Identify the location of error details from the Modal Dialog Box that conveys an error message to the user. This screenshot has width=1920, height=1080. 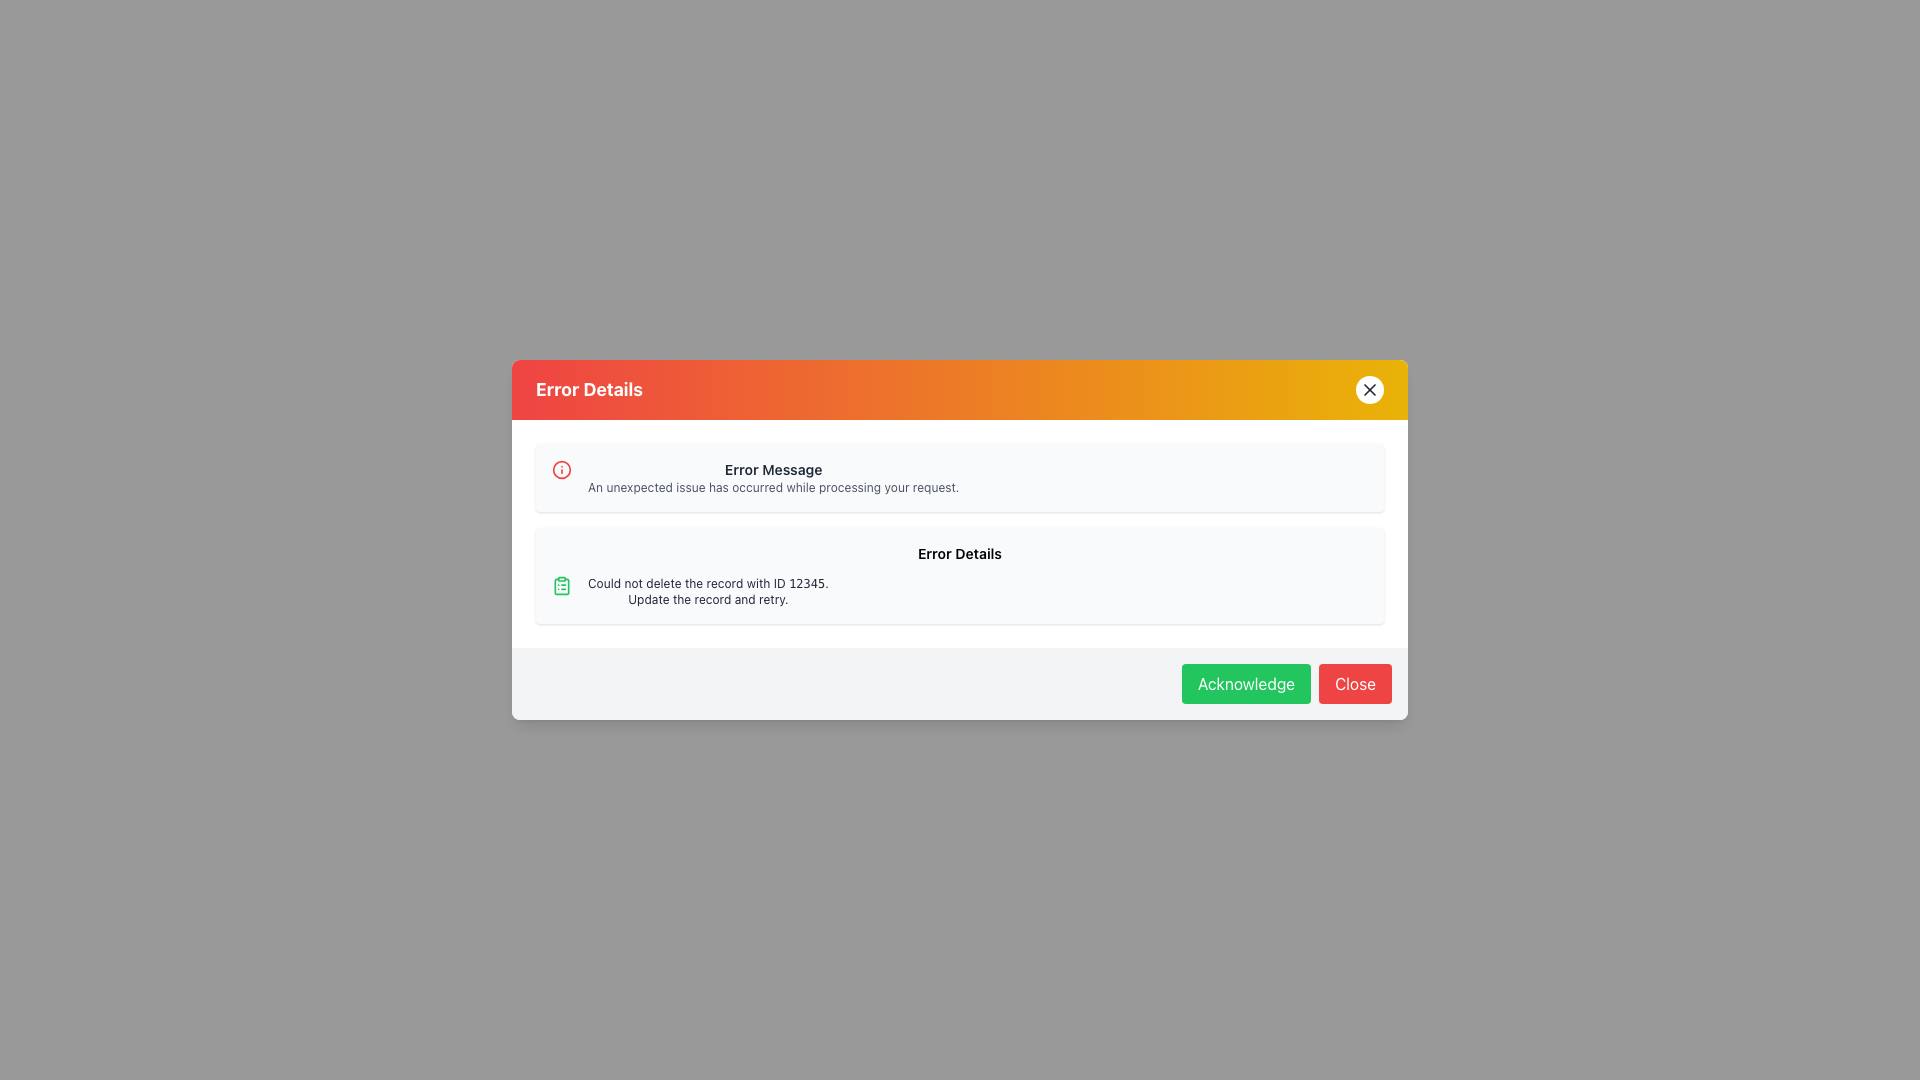
(960, 540).